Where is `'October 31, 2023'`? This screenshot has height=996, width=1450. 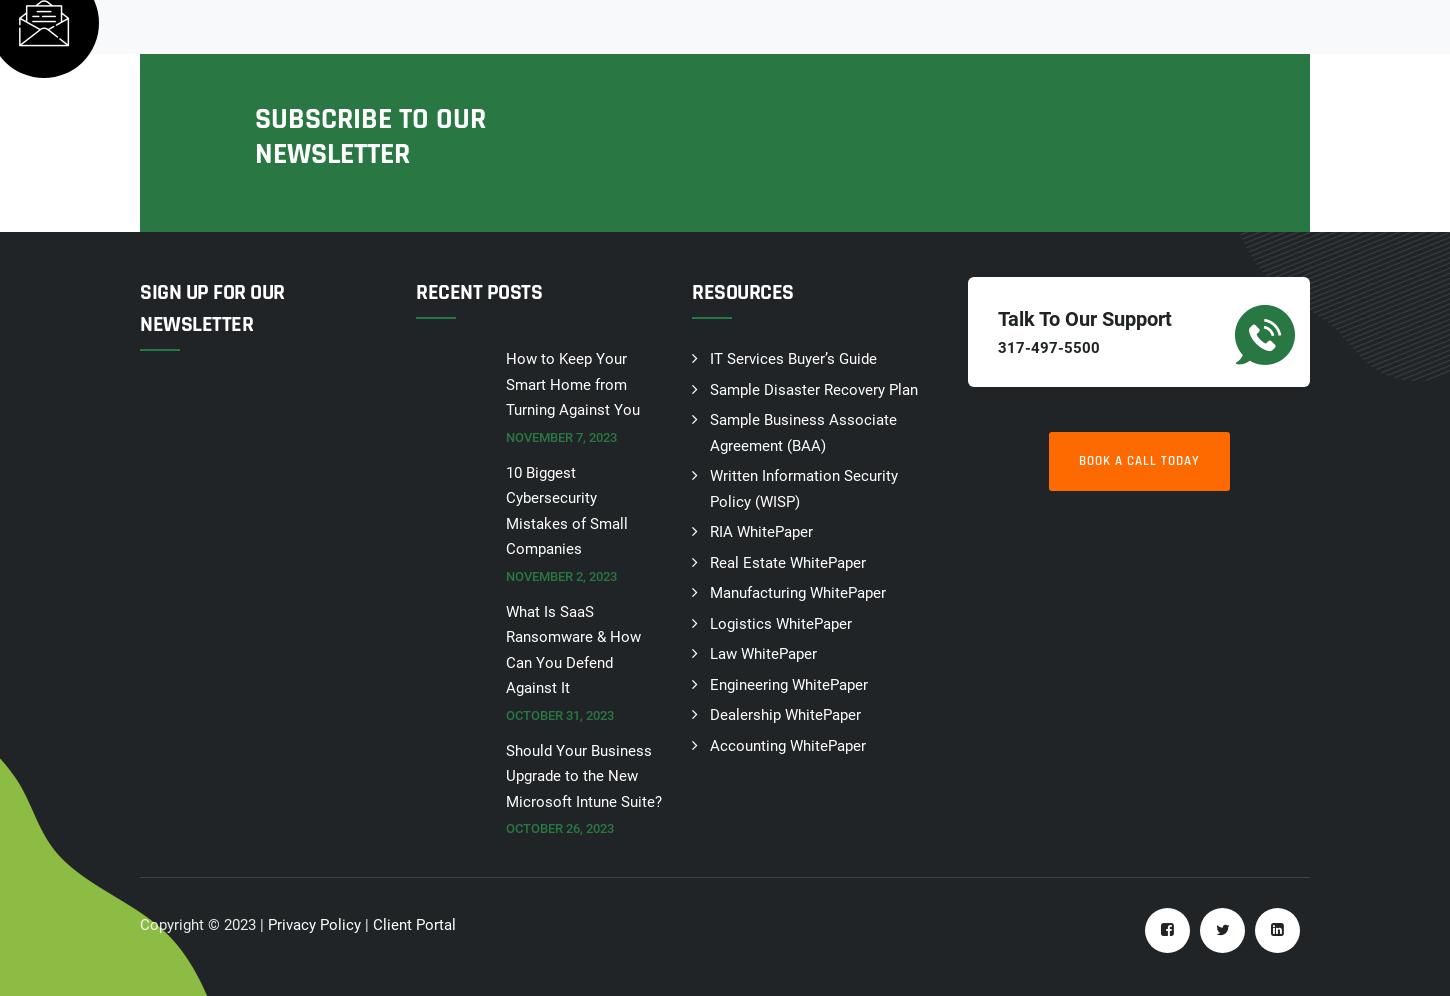
'October 31, 2023' is located at coordinates (559, 713).